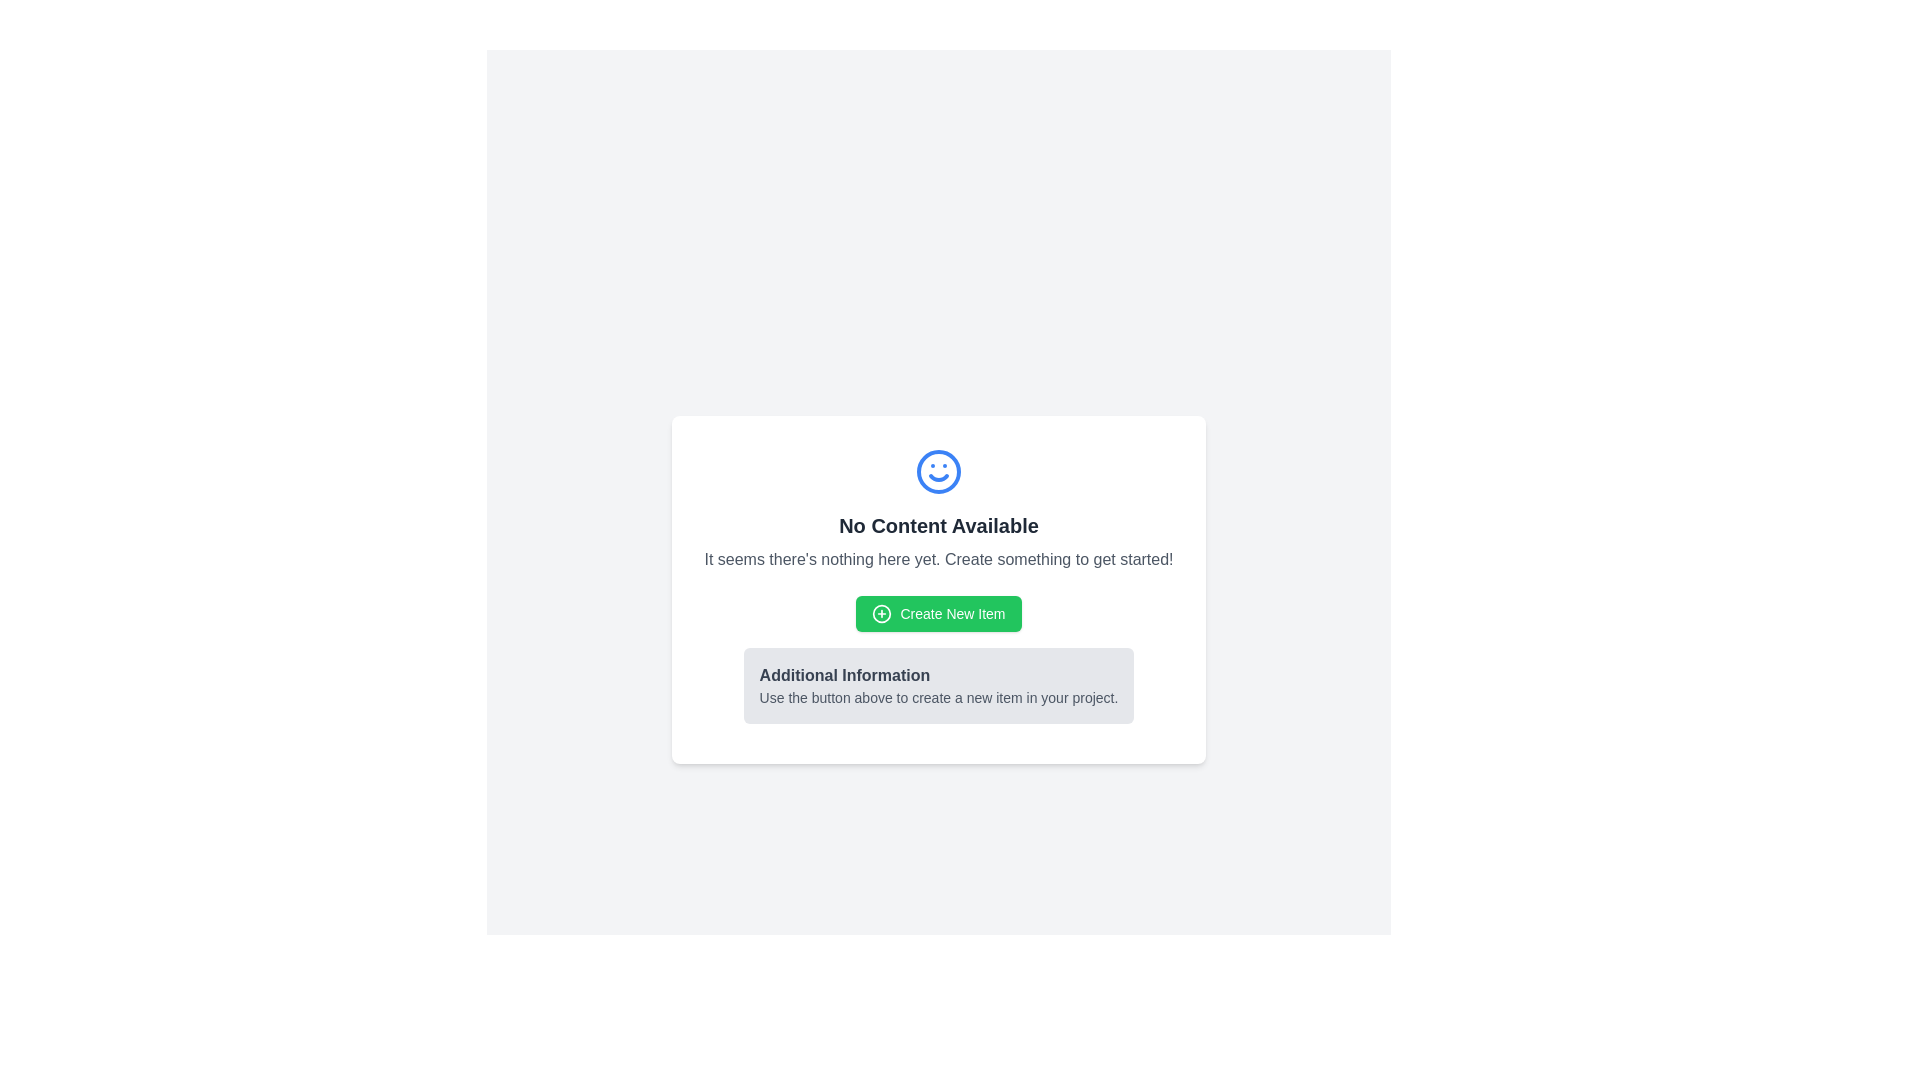  Describe the element at coordinates (938, 559) in the screenshot. I see `the Text Label that instructs users to create content, positioned below the title 'No Content Available' and above the green button labeled 'Create New Item'` at that location.